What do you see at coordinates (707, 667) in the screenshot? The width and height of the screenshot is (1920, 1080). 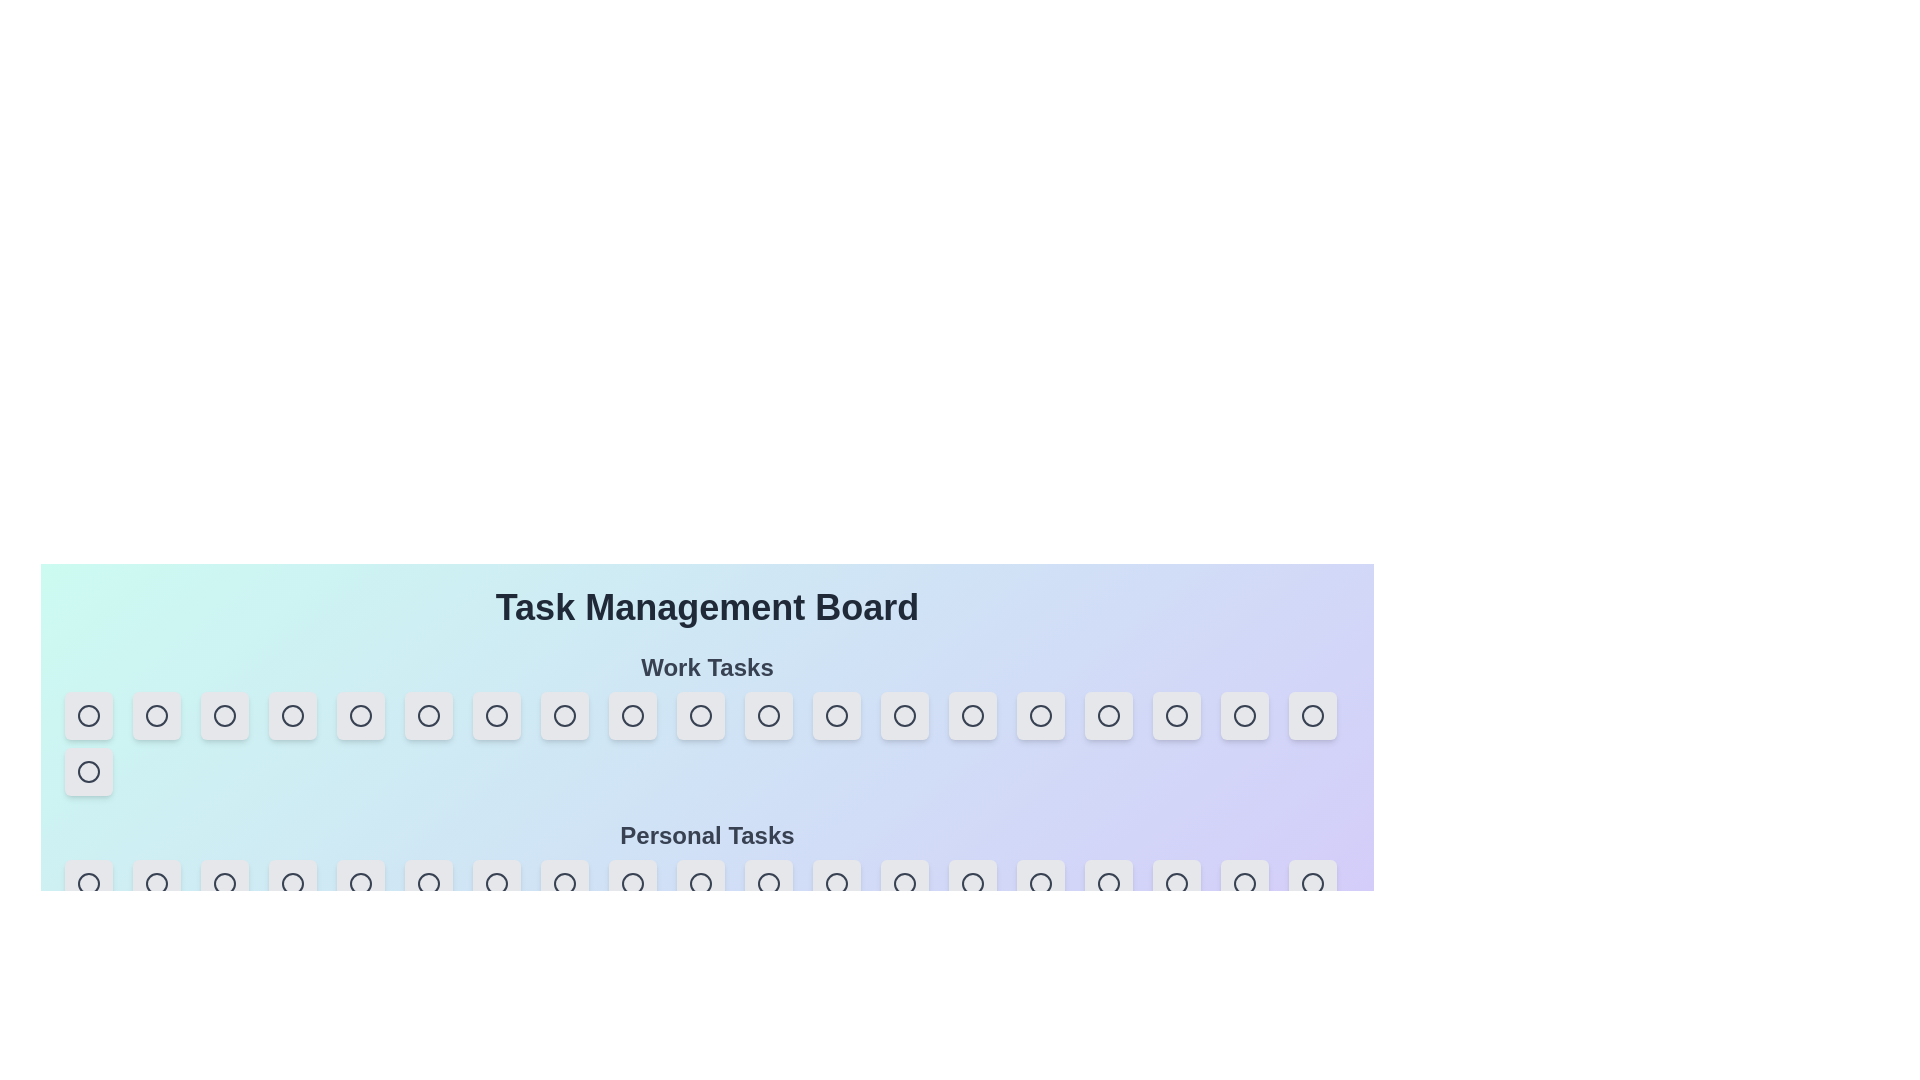 I see `the header of the Work category to select it` at bounding box center [707, 667].